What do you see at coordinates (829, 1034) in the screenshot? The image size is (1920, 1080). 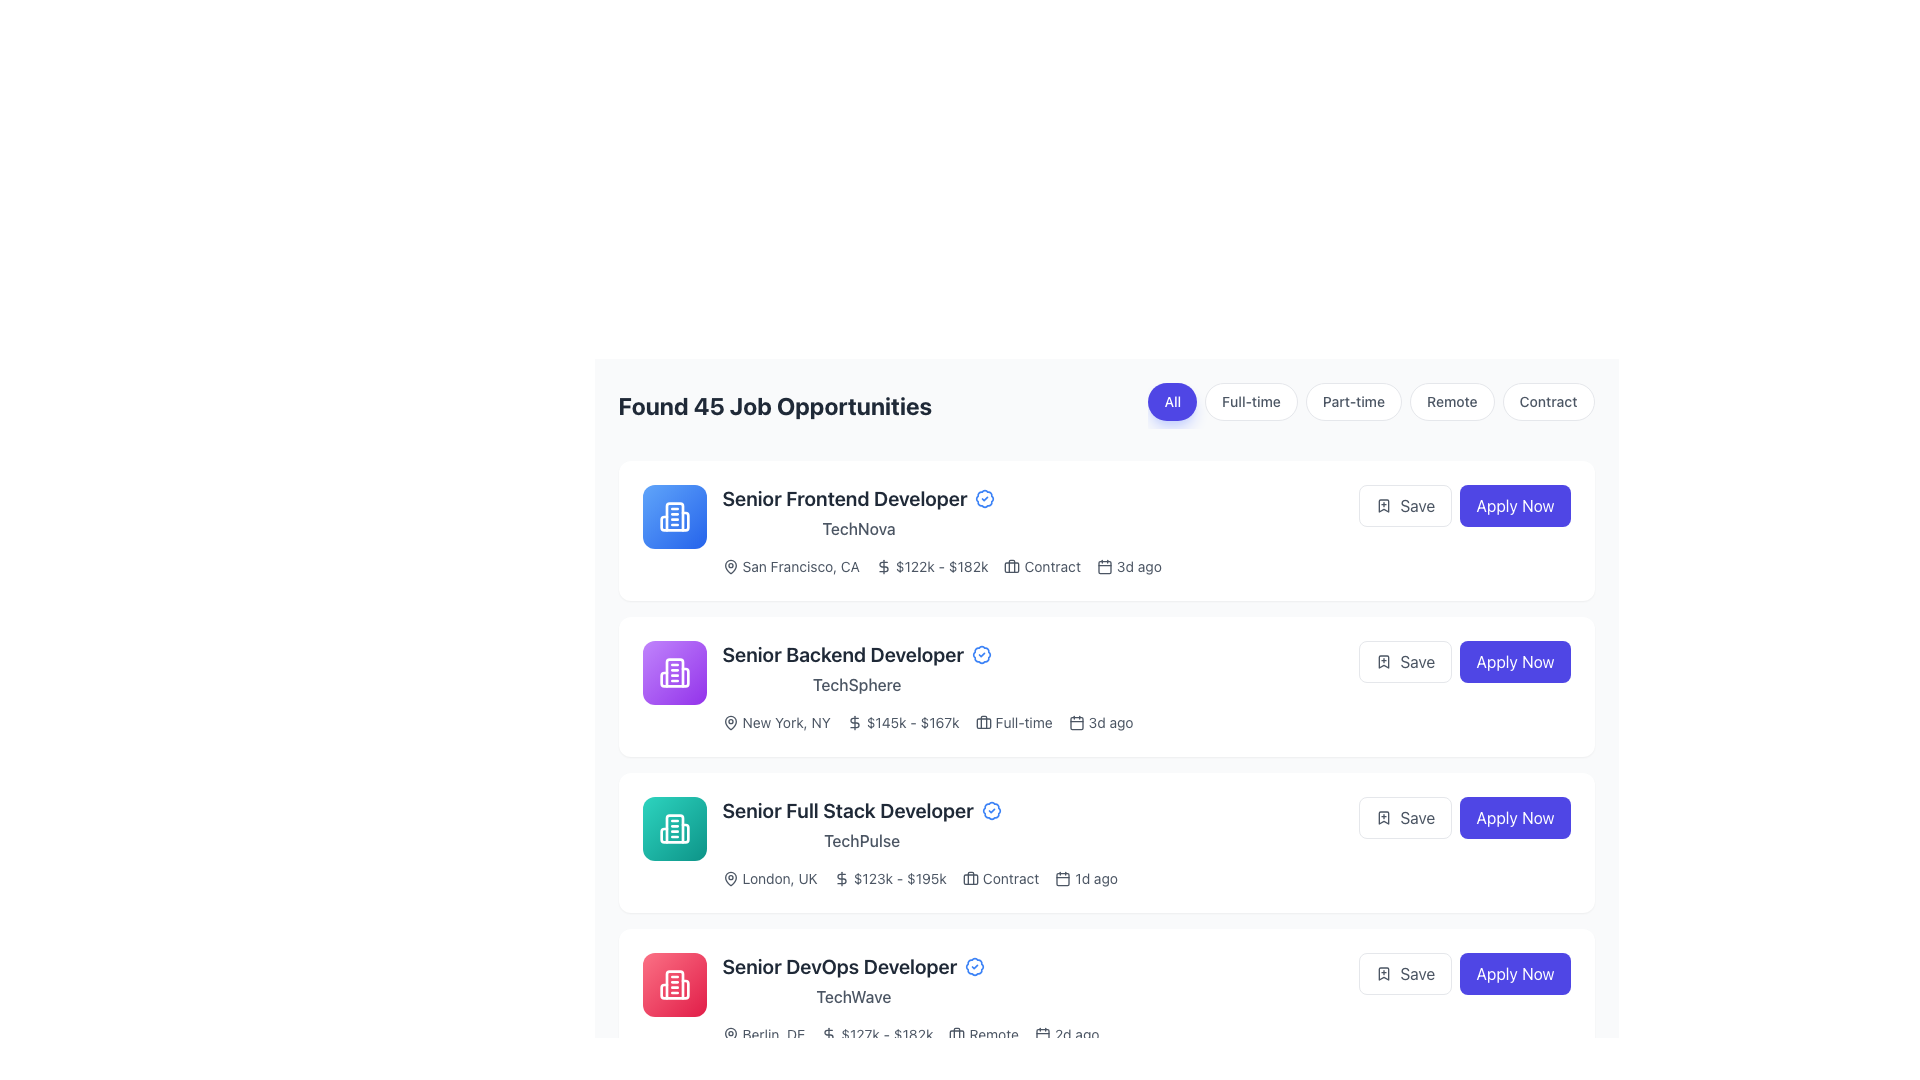 I see `the small, minimalist dollar sign icon located to the left of the salary range text '$127k - $182k' in the fourth job listing row for 'Senior DevOps Developer - TechWave'` at bounding box center [829, 1034].